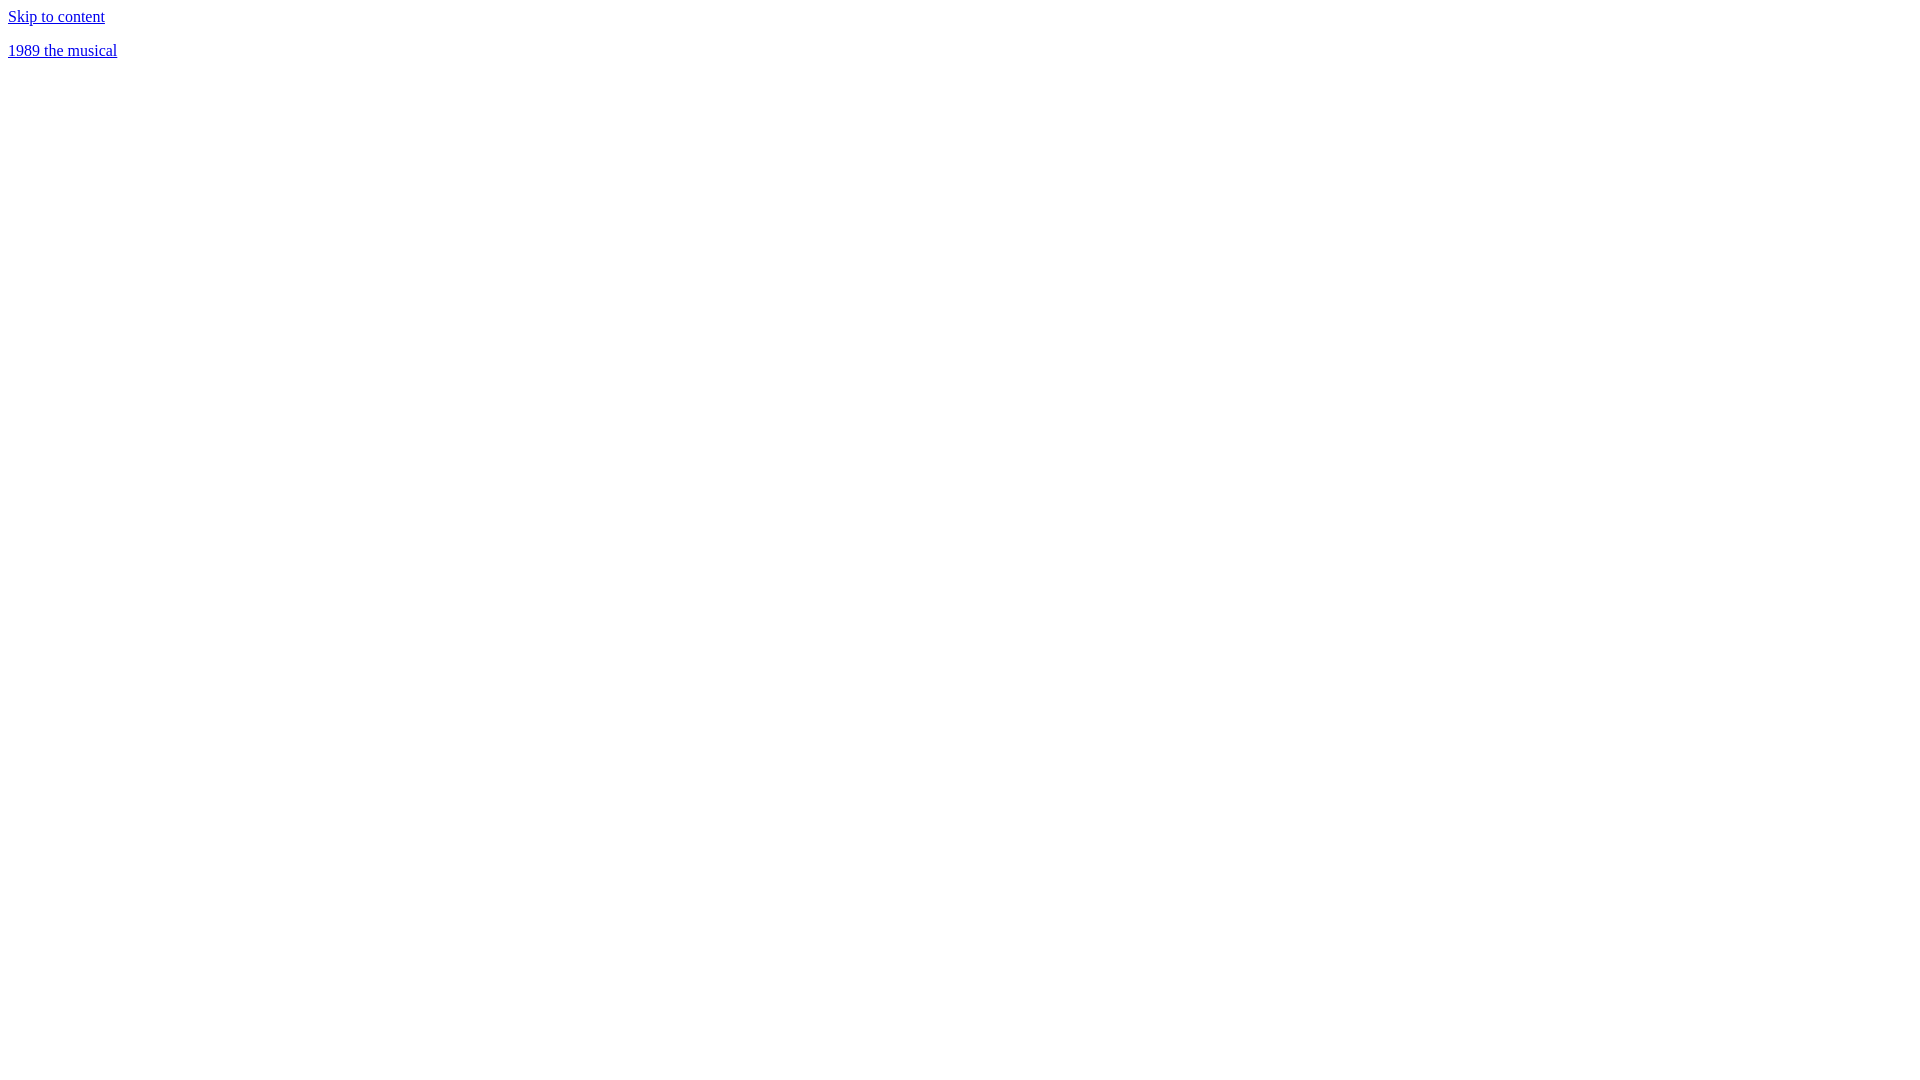 The image size is (1920, 1080). Describe the element at coordinates (62, 49) in the screenshot. I see `'1989 the musical'` at that location.